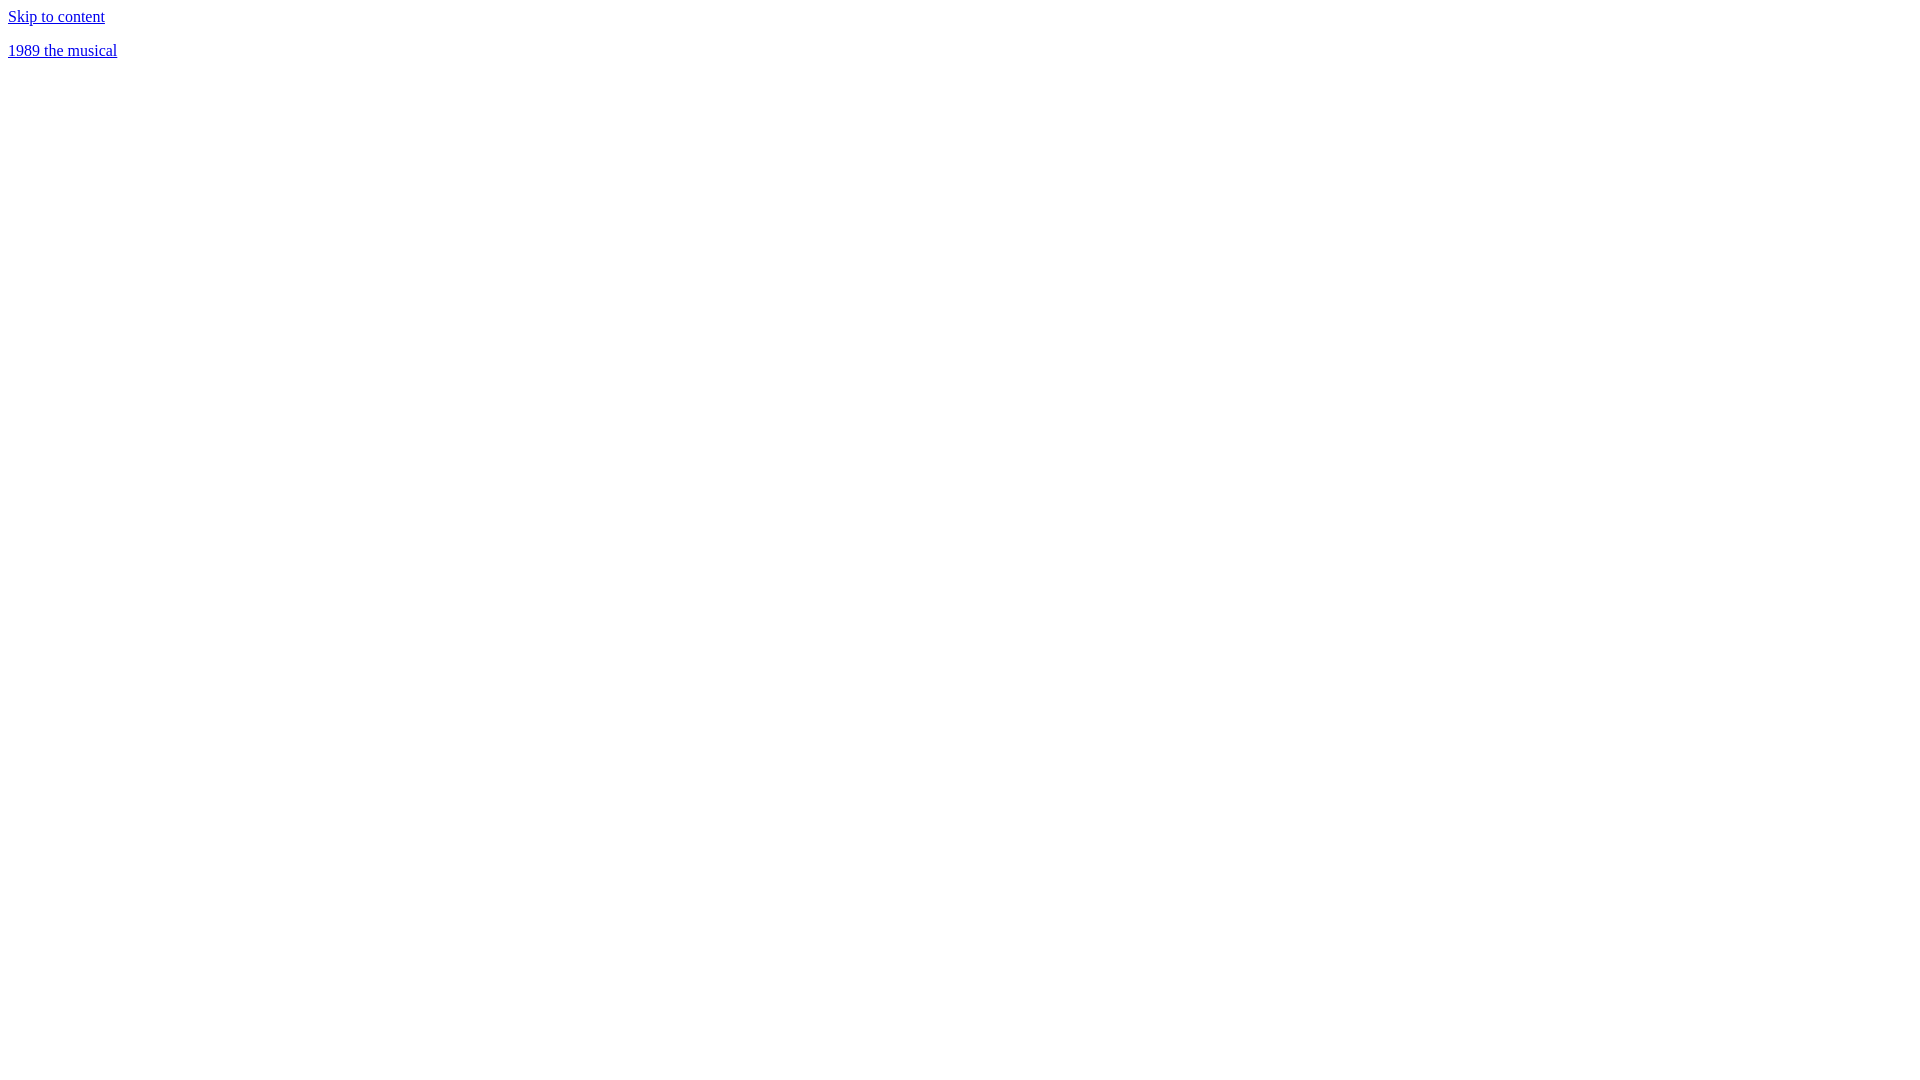 The image size is (1920, 1080). Describe the element at coordinates (62, 49) in the screenshot. I see `'1989 the musical'` at that location.